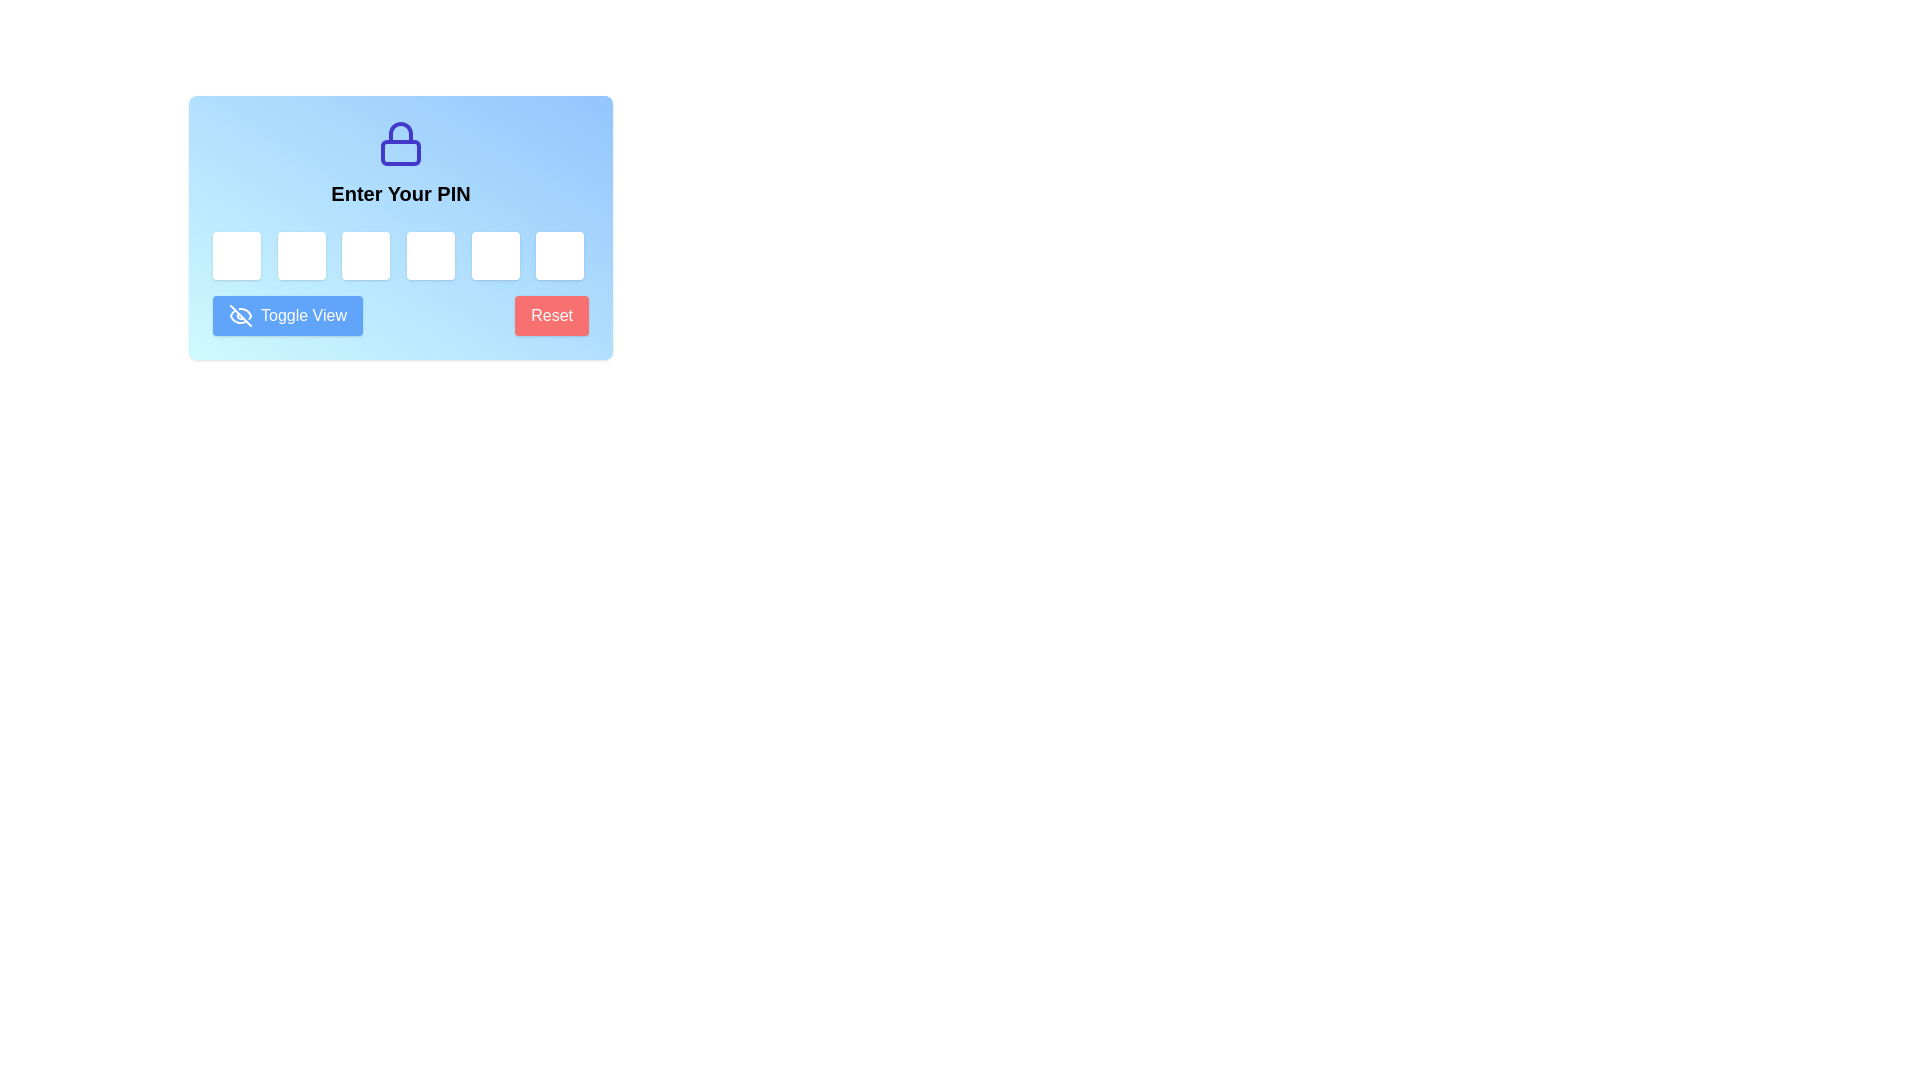  What do you see at coordinates (400, 315) in the screenshot?
I see `the spacer element located centrally beneath the six PIN input fields, which acts as a separator between the 'Toggle View' and 'Reset' buttons` at bounding box center [400, 315].